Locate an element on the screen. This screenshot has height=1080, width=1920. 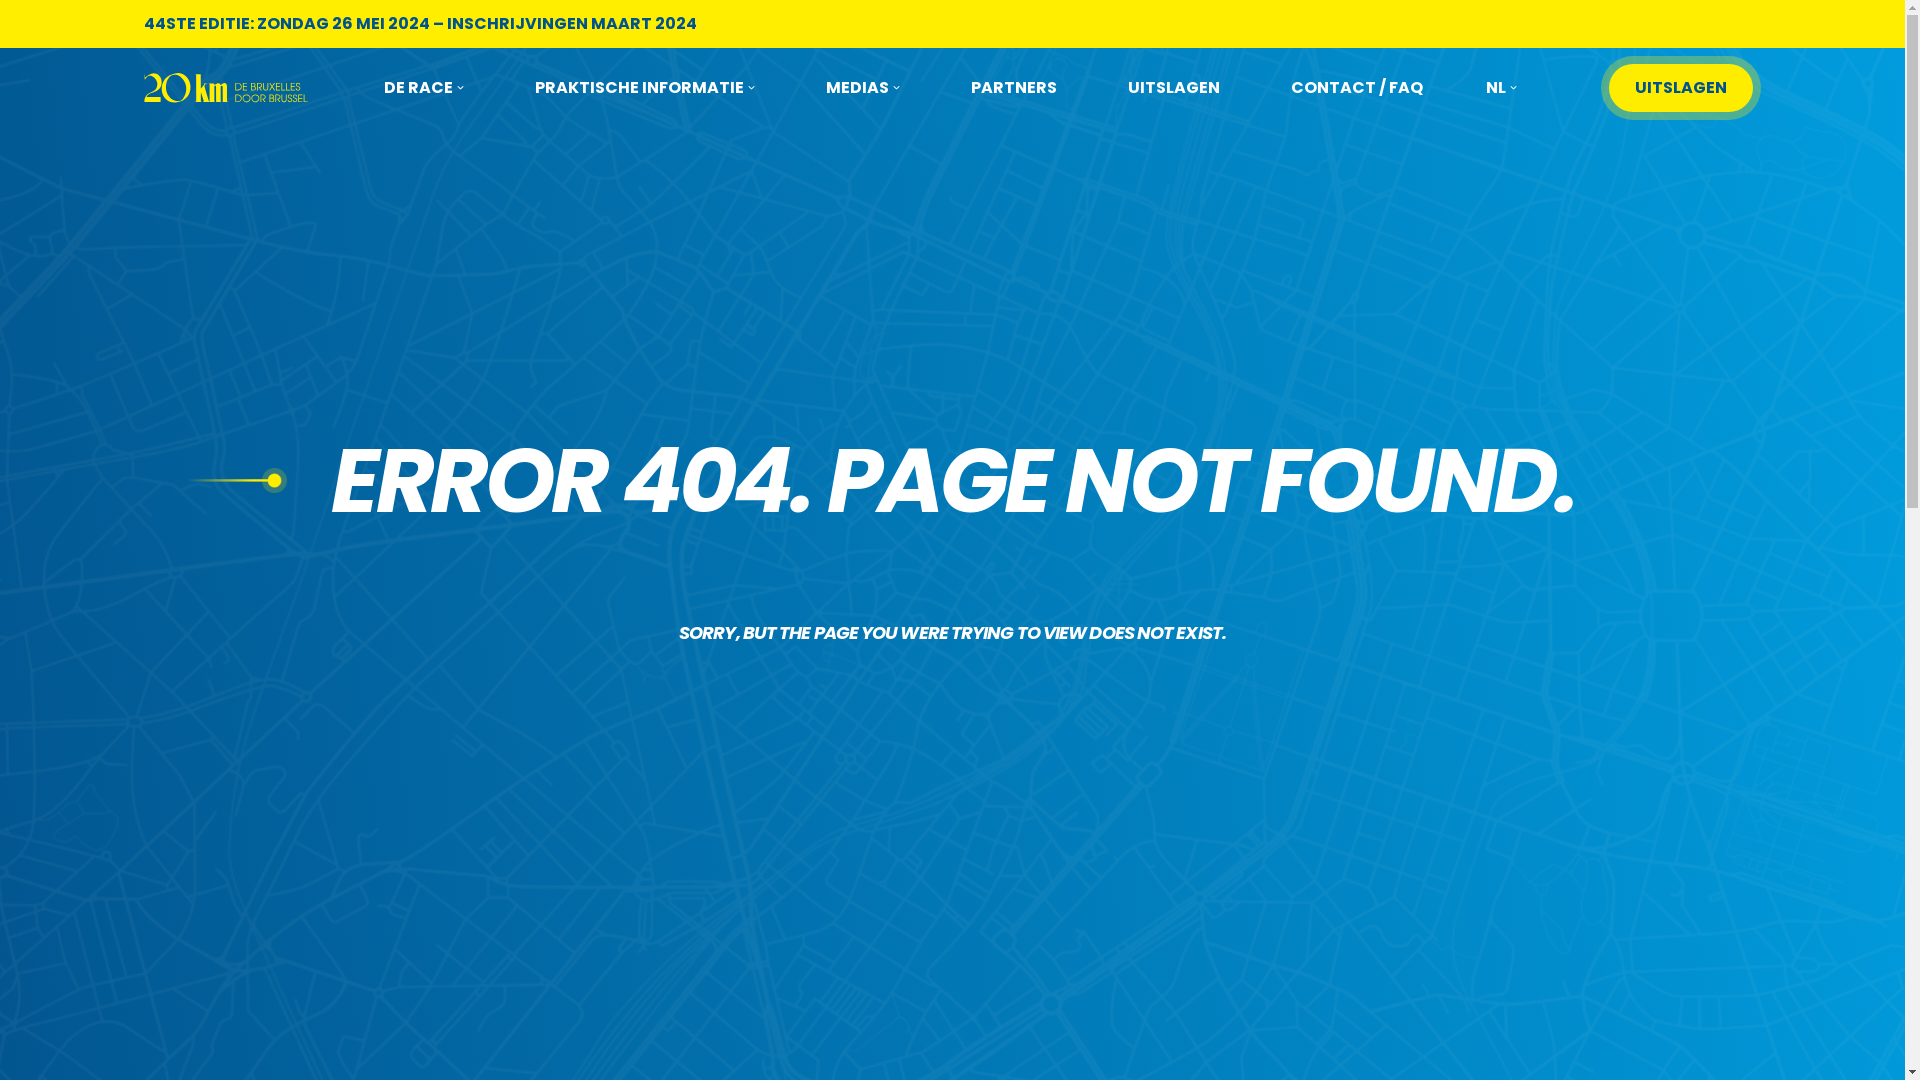
'MEDIAS' is located at coordinates (863, 87).